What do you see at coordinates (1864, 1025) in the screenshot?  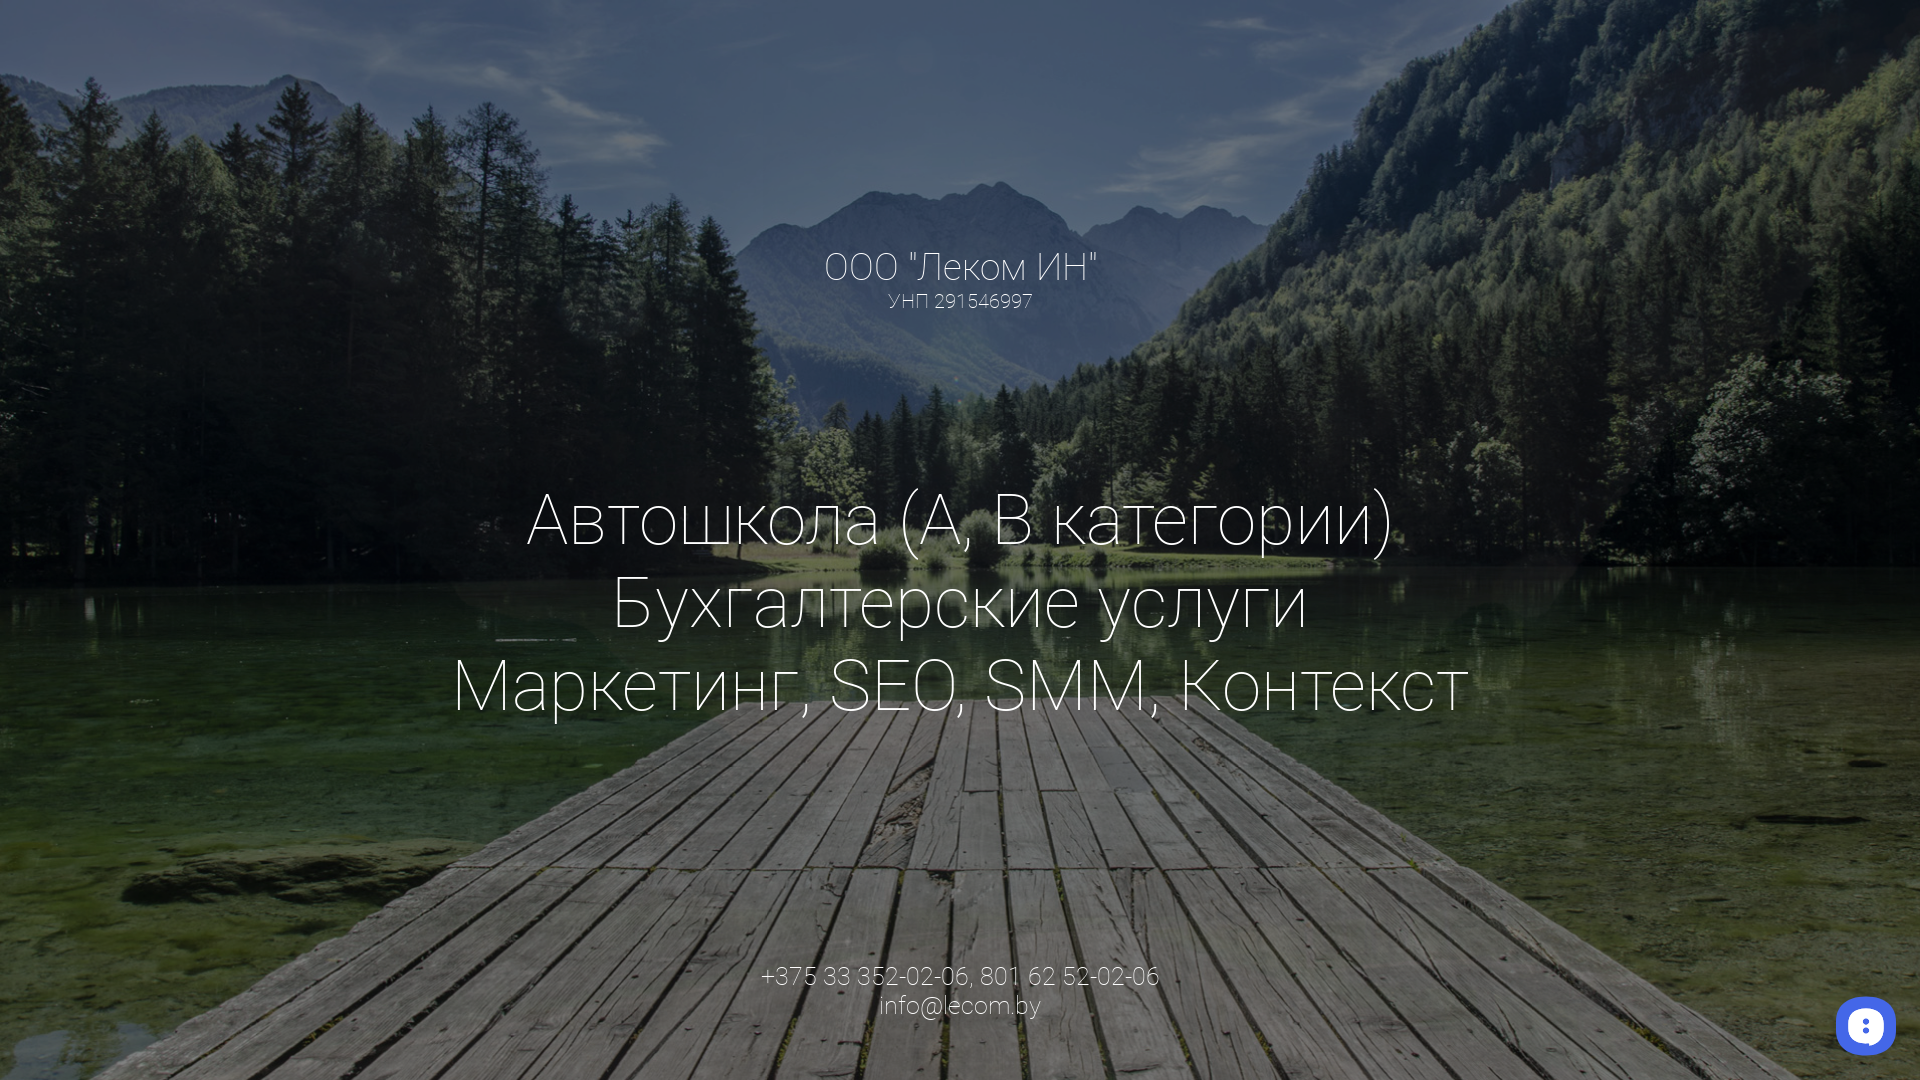 I see `'__replain_widget_iframe'` at bounding box center [1864, 1025].